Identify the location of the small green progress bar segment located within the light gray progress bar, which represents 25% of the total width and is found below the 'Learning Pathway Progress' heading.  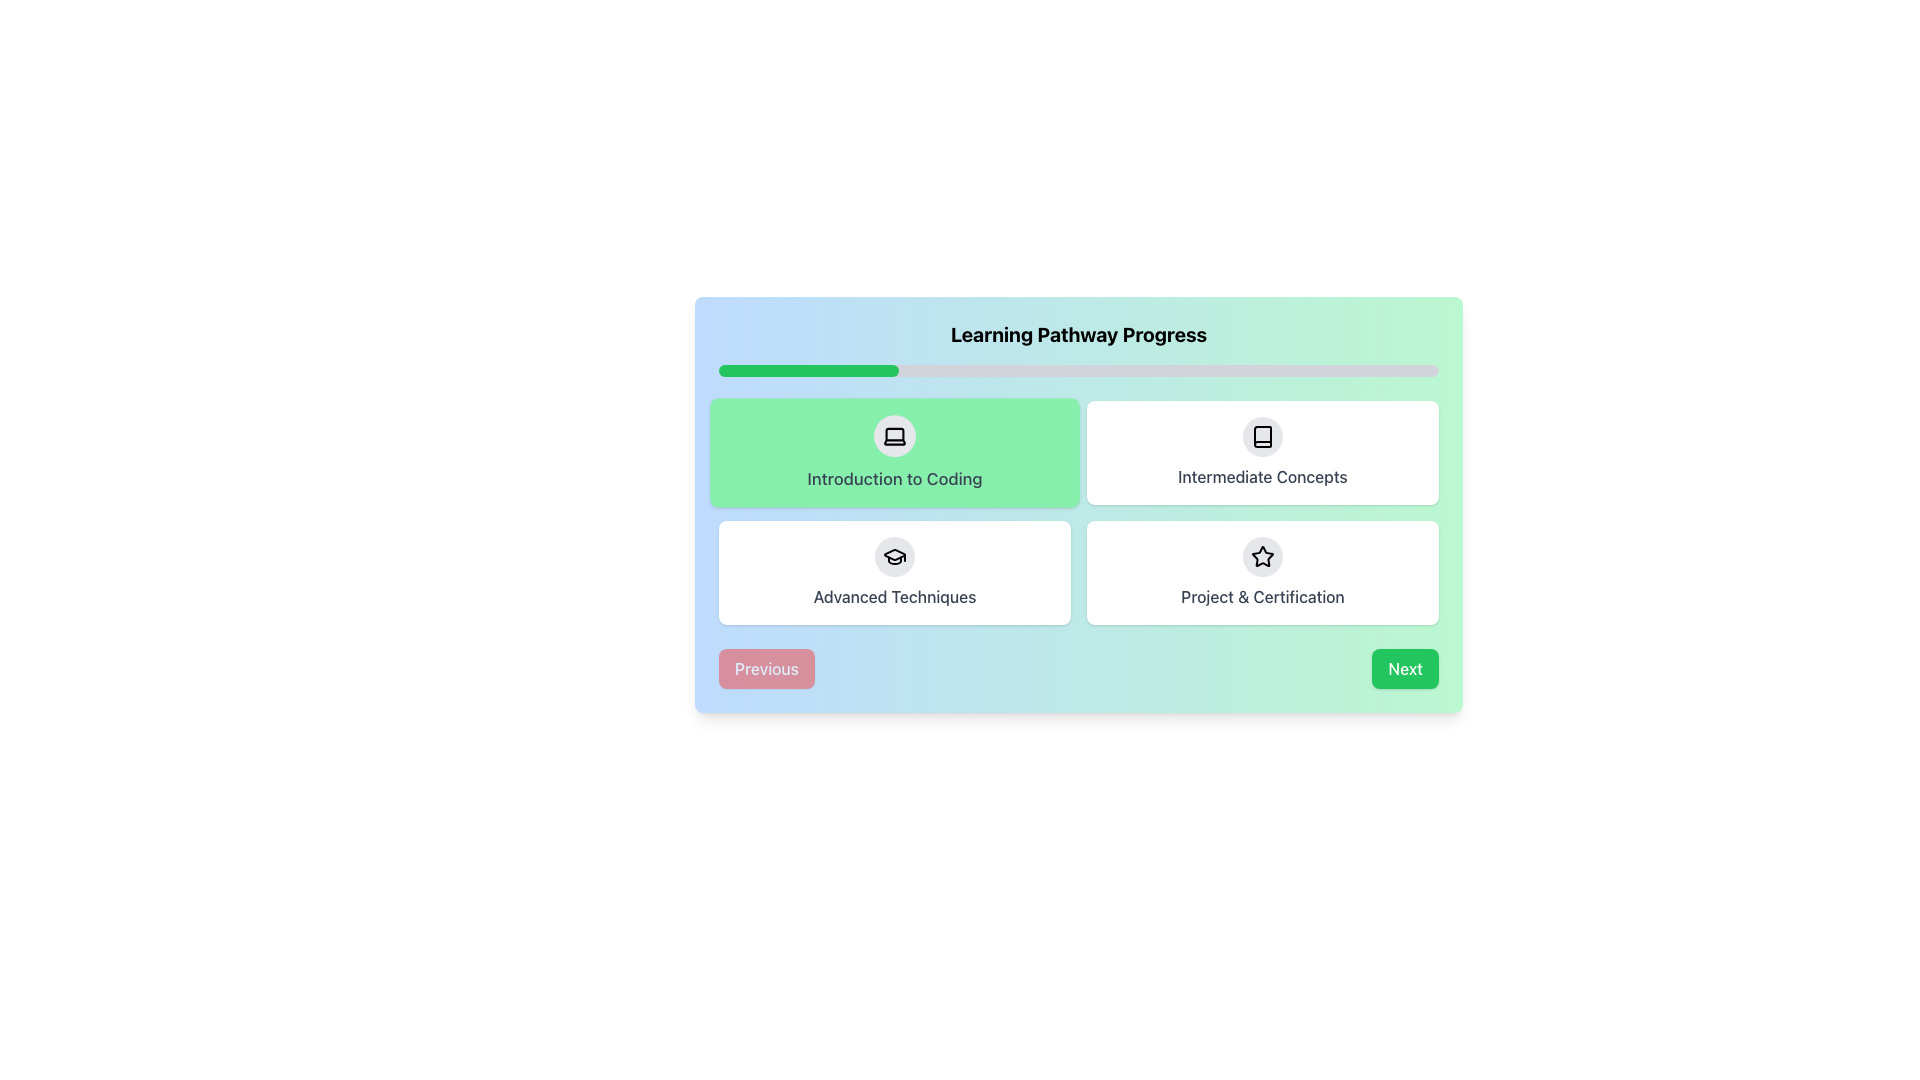
(809, 370).